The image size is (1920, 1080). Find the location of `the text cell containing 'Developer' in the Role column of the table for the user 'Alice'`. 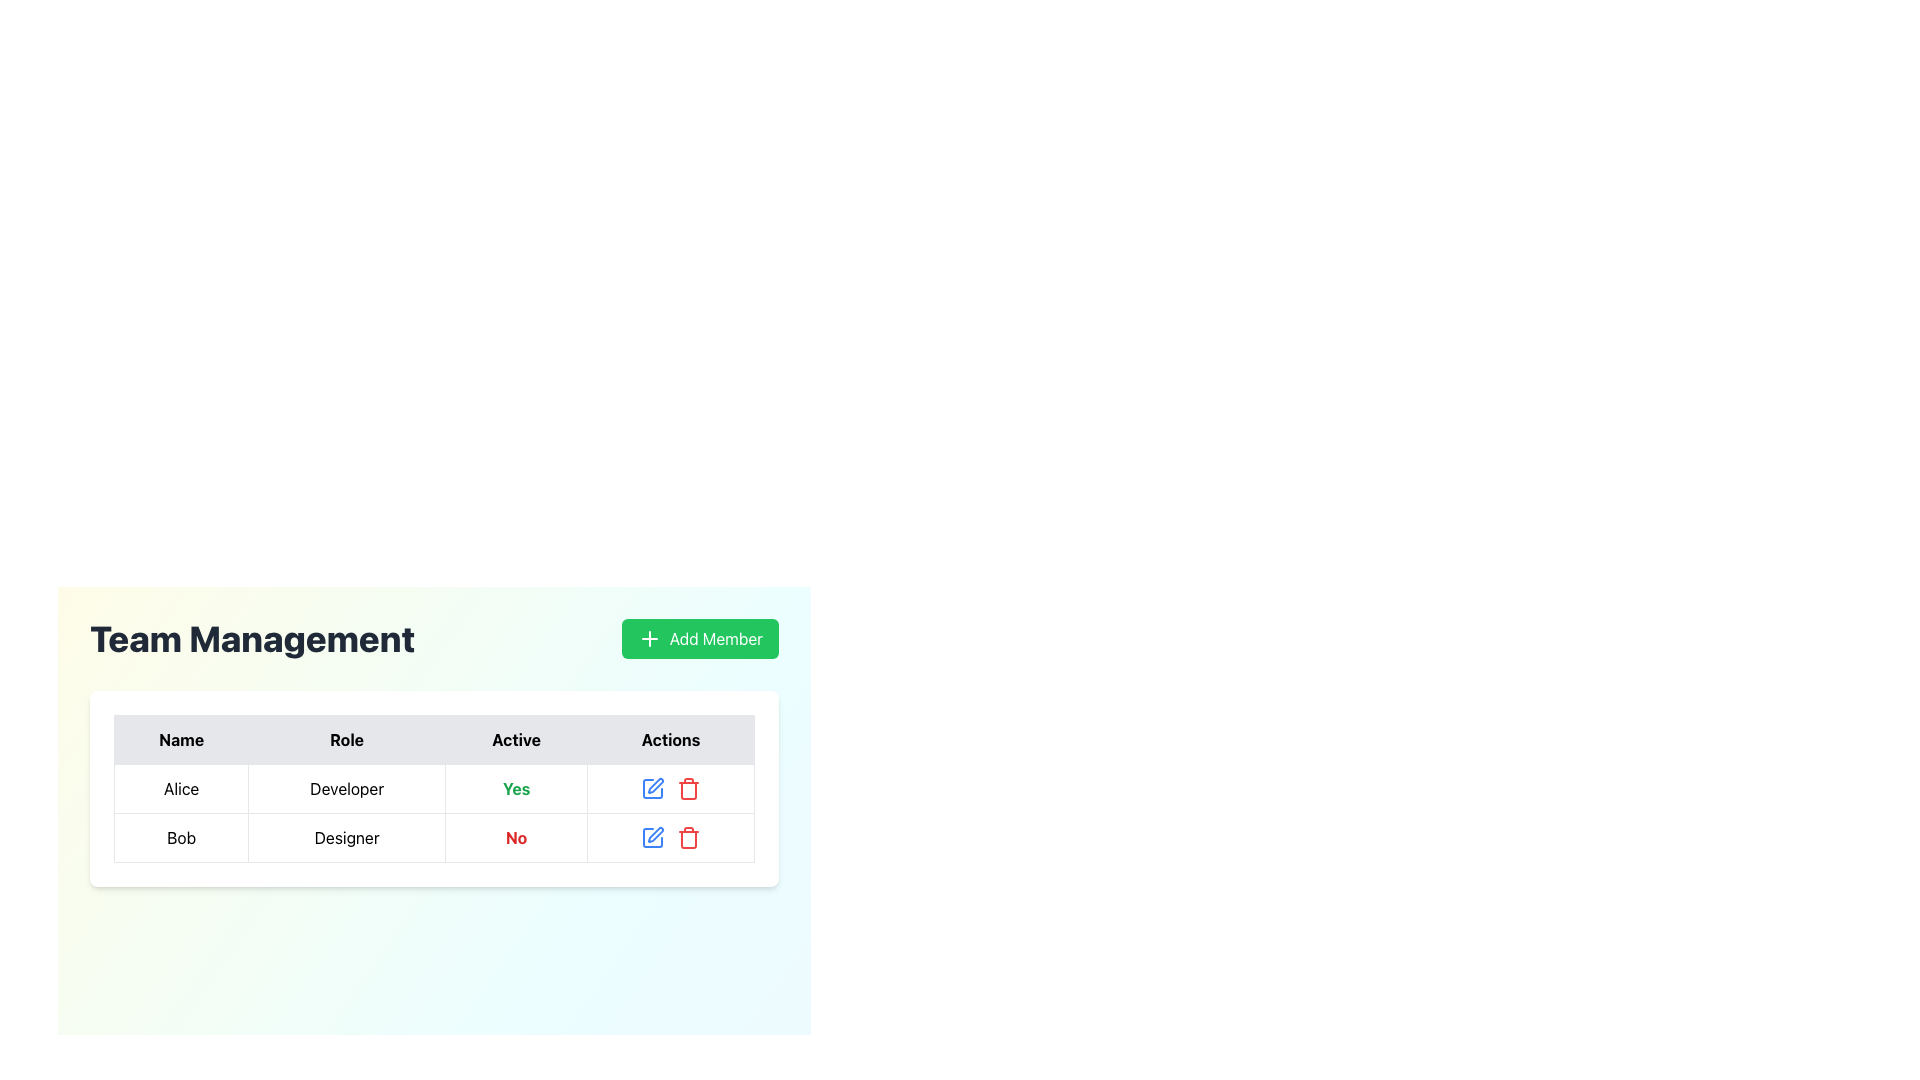

the text cell containing 'Developer' in the Role column of the table for the user 'Alice' is located at coordinates (347, 788).